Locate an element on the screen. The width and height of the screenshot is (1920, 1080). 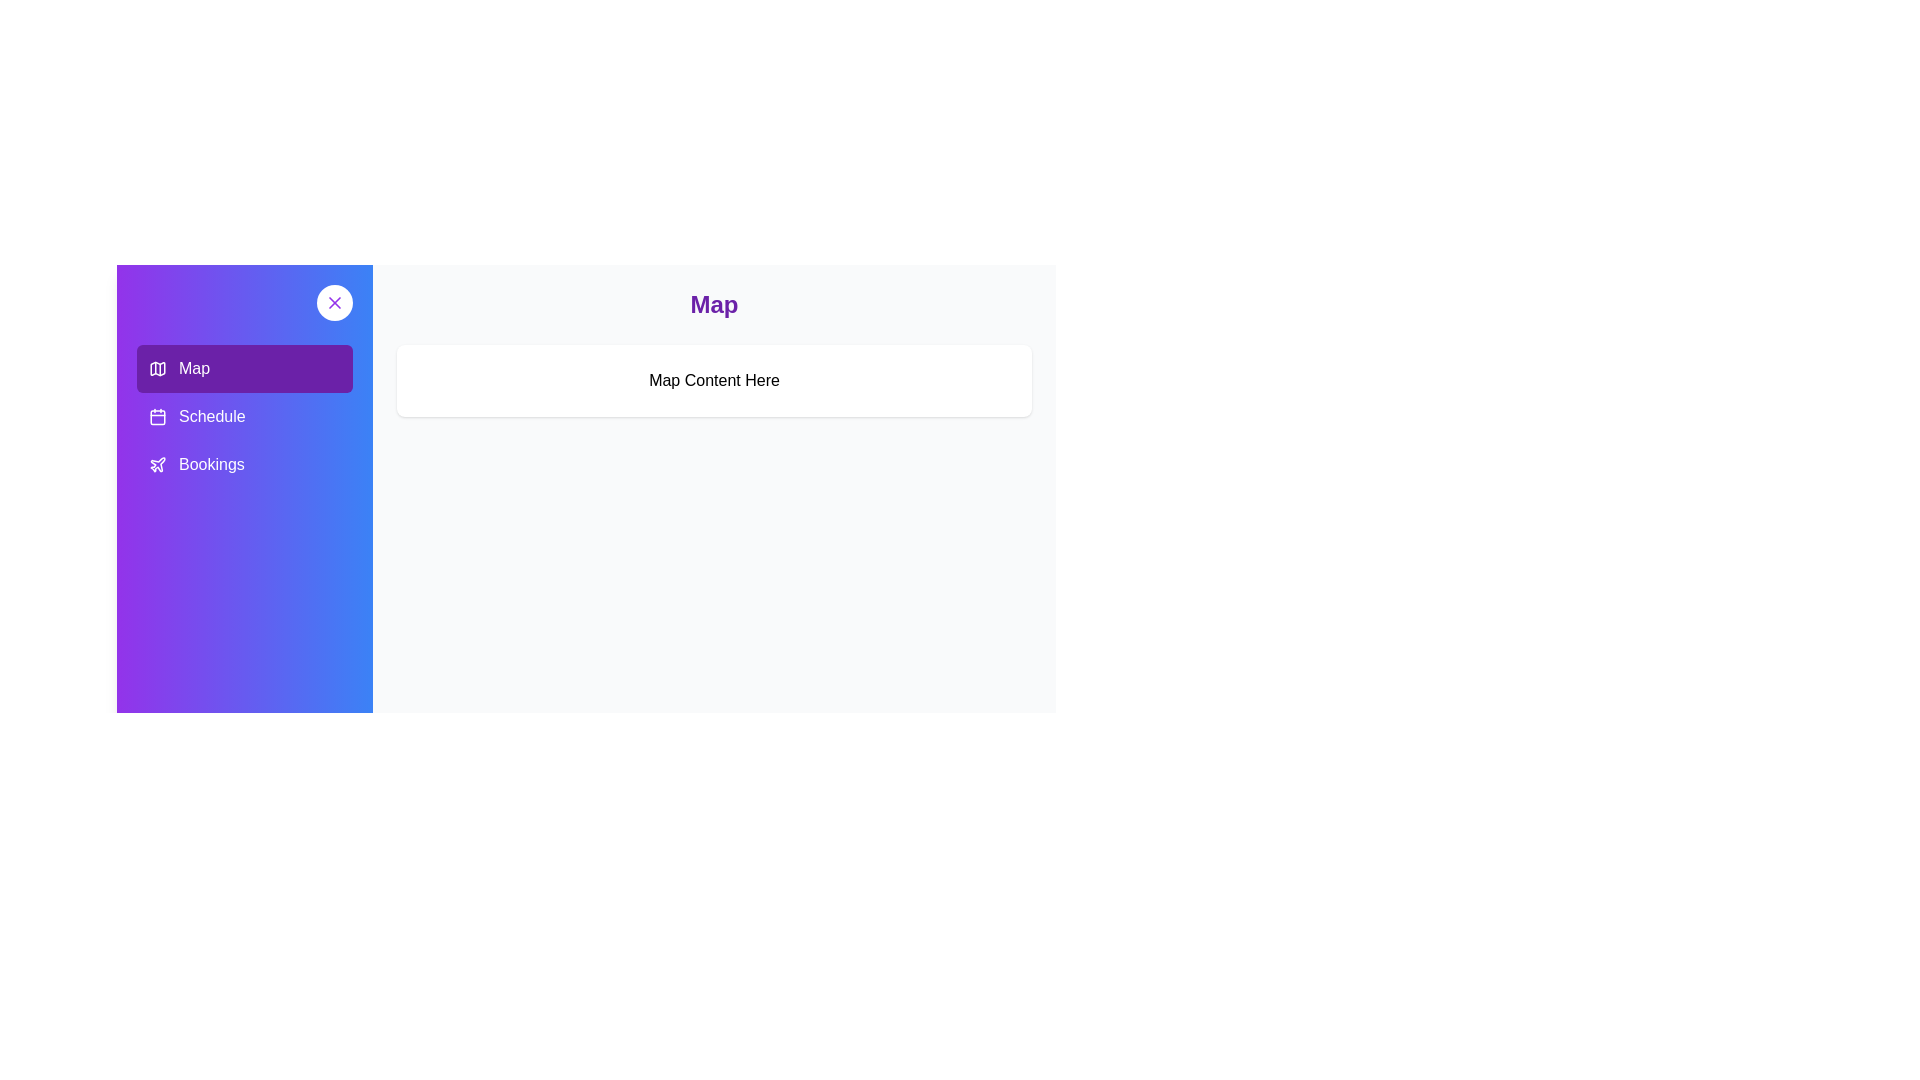
the Map tab by clicking on it is located at coordinates (243, 369).